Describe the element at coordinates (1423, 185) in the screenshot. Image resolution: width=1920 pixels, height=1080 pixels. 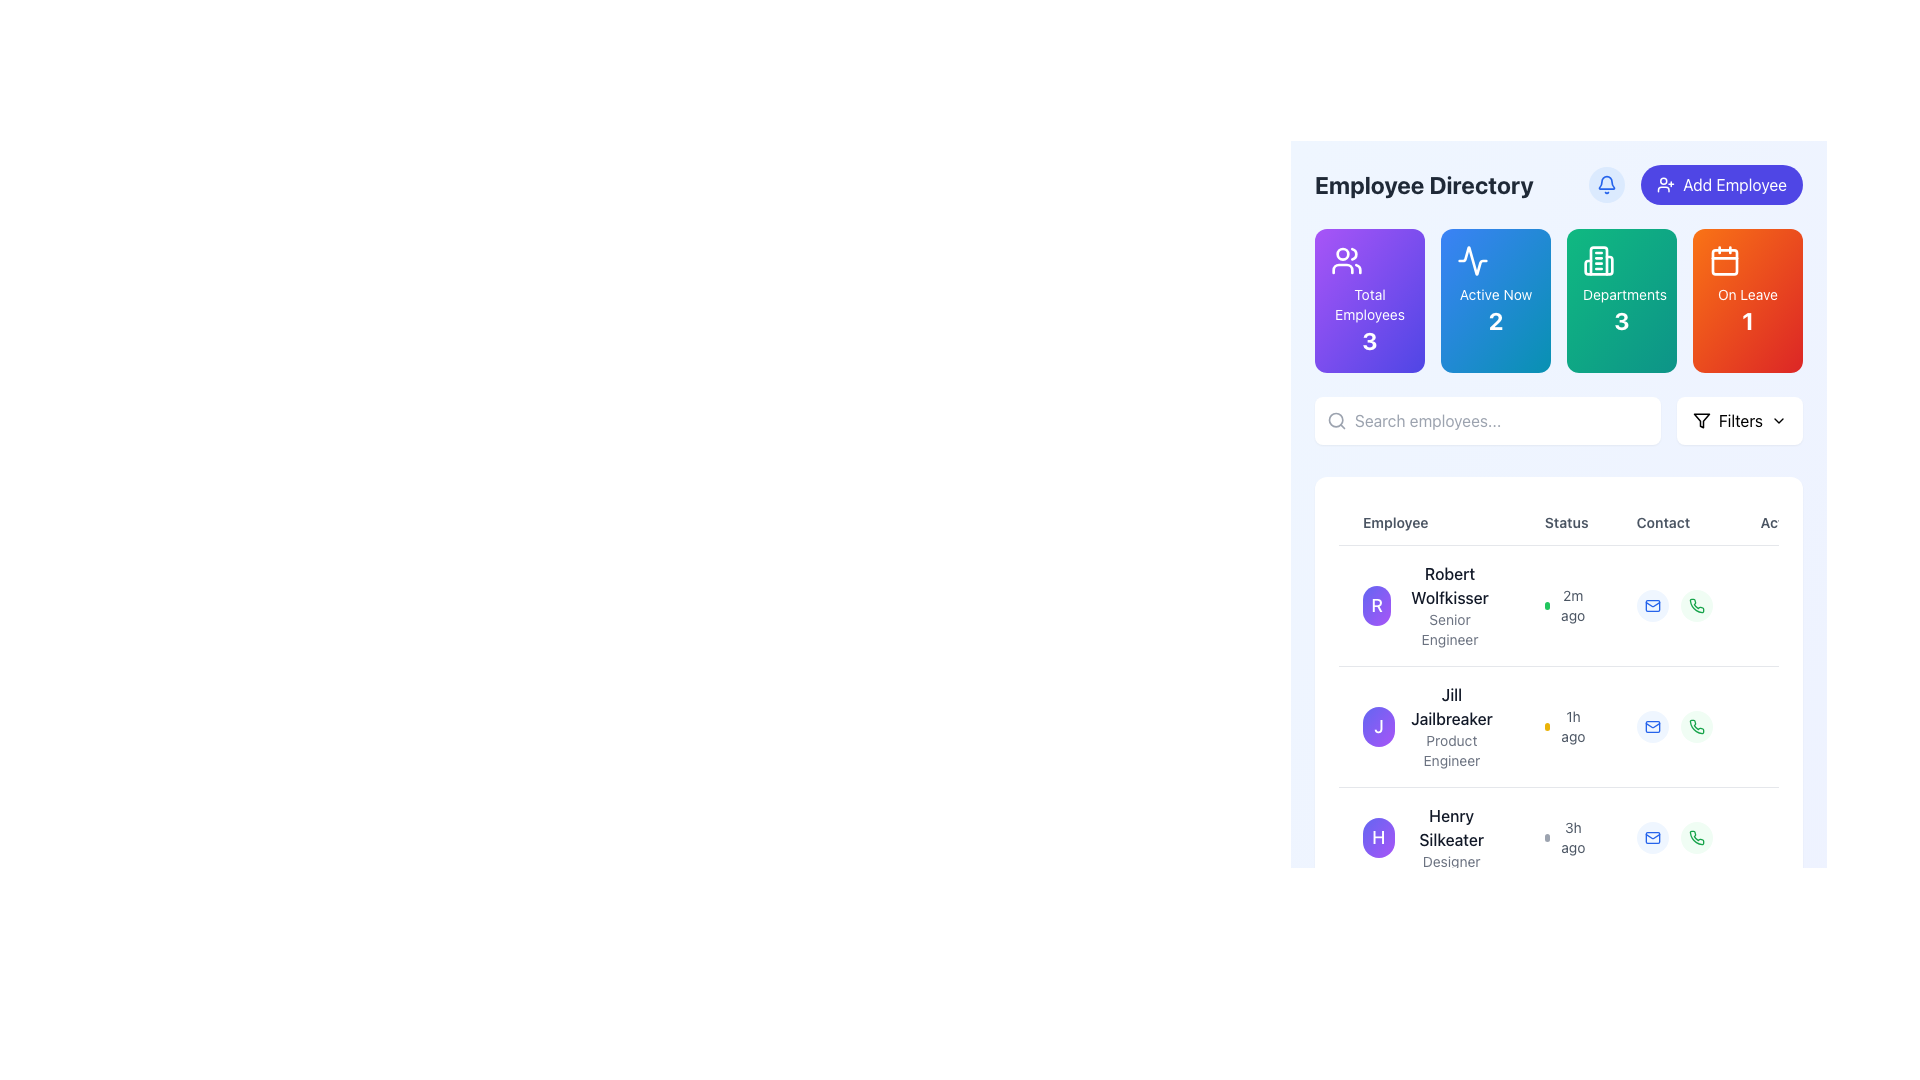
I see `text label that displays 'Employee Directory', which is a bold and large font styled in dark gray, located at the top-left section of the content area` at that location.